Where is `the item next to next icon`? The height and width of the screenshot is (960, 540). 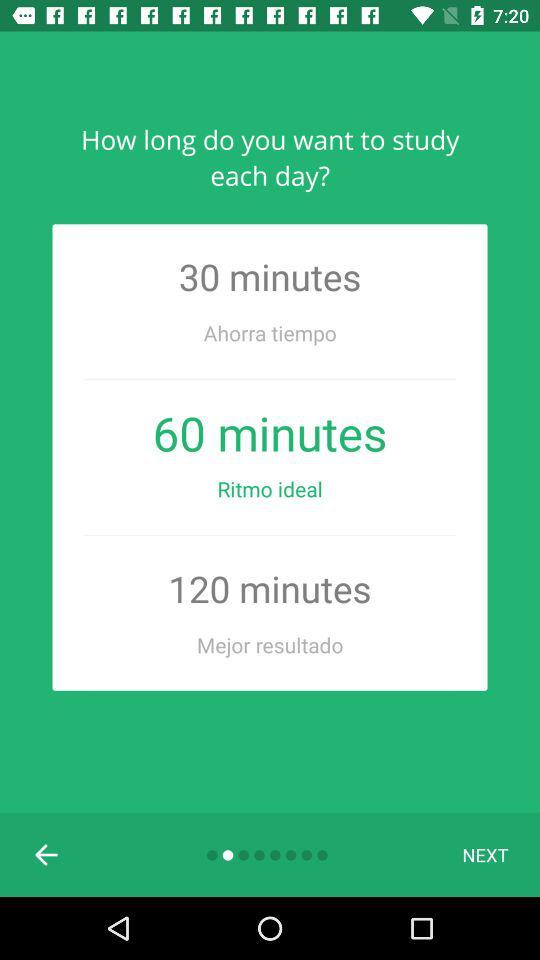 the item next to next icon is located at coordinates (47, 853).